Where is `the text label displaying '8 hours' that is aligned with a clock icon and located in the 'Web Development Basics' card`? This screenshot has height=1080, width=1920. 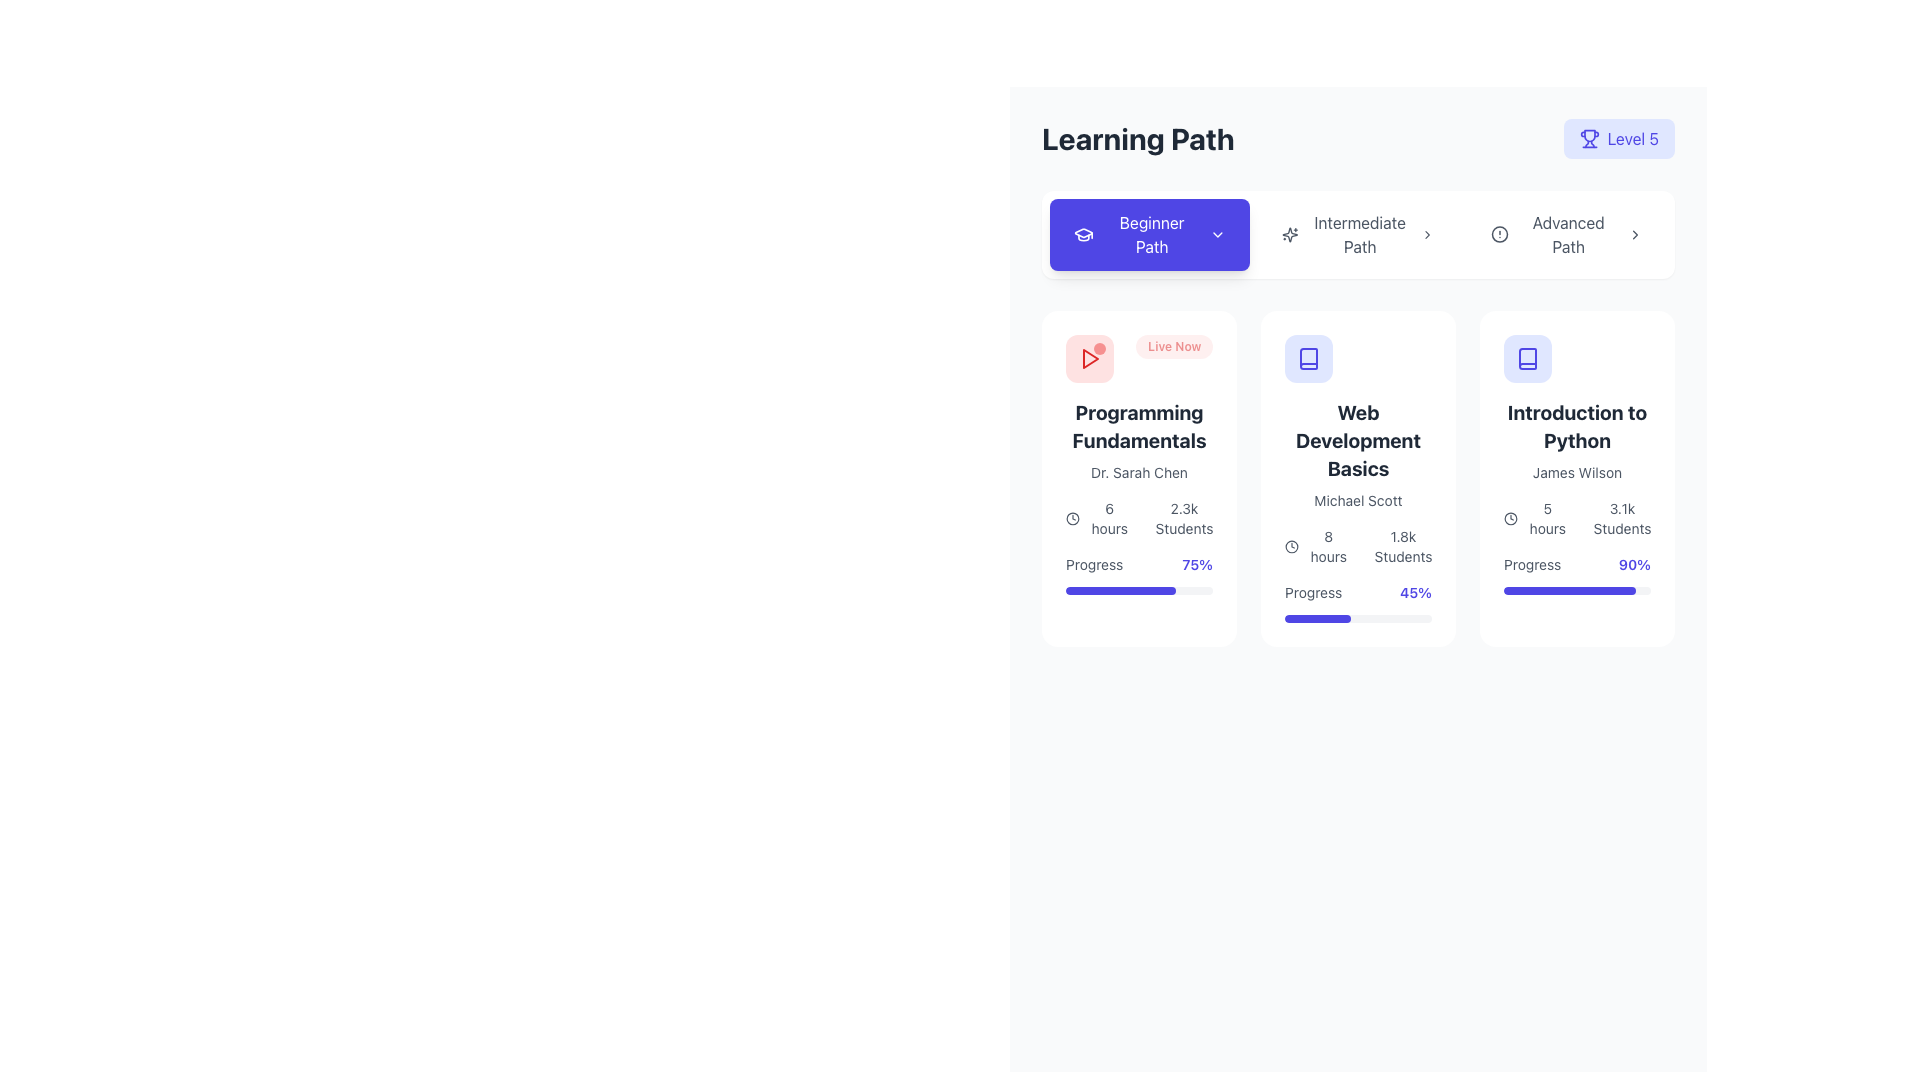 the text label displaying '8 hours' that is aligned with a clock icon and located in the 'Web Development Basics' card is located at coordinates (1328, 547).